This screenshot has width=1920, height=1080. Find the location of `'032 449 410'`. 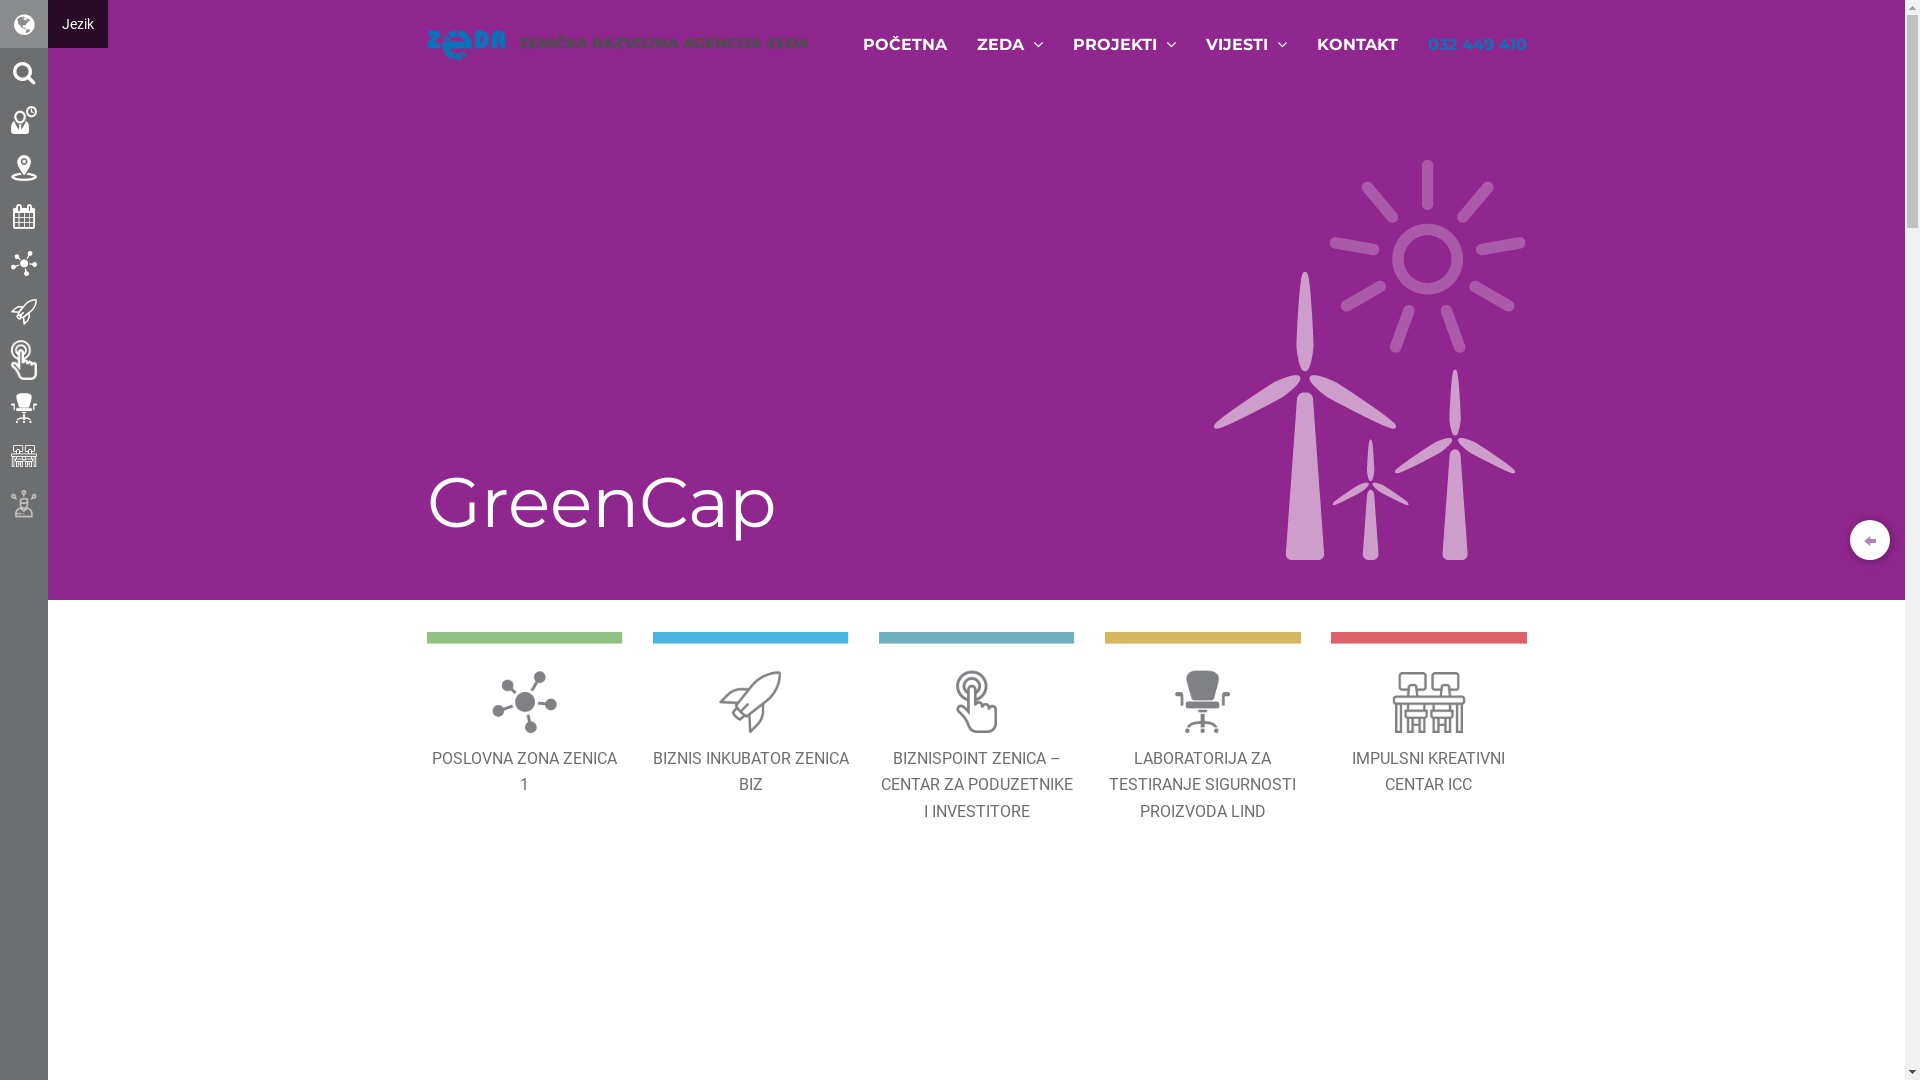

'032 449 410' is located at coordinates (1476, 45).